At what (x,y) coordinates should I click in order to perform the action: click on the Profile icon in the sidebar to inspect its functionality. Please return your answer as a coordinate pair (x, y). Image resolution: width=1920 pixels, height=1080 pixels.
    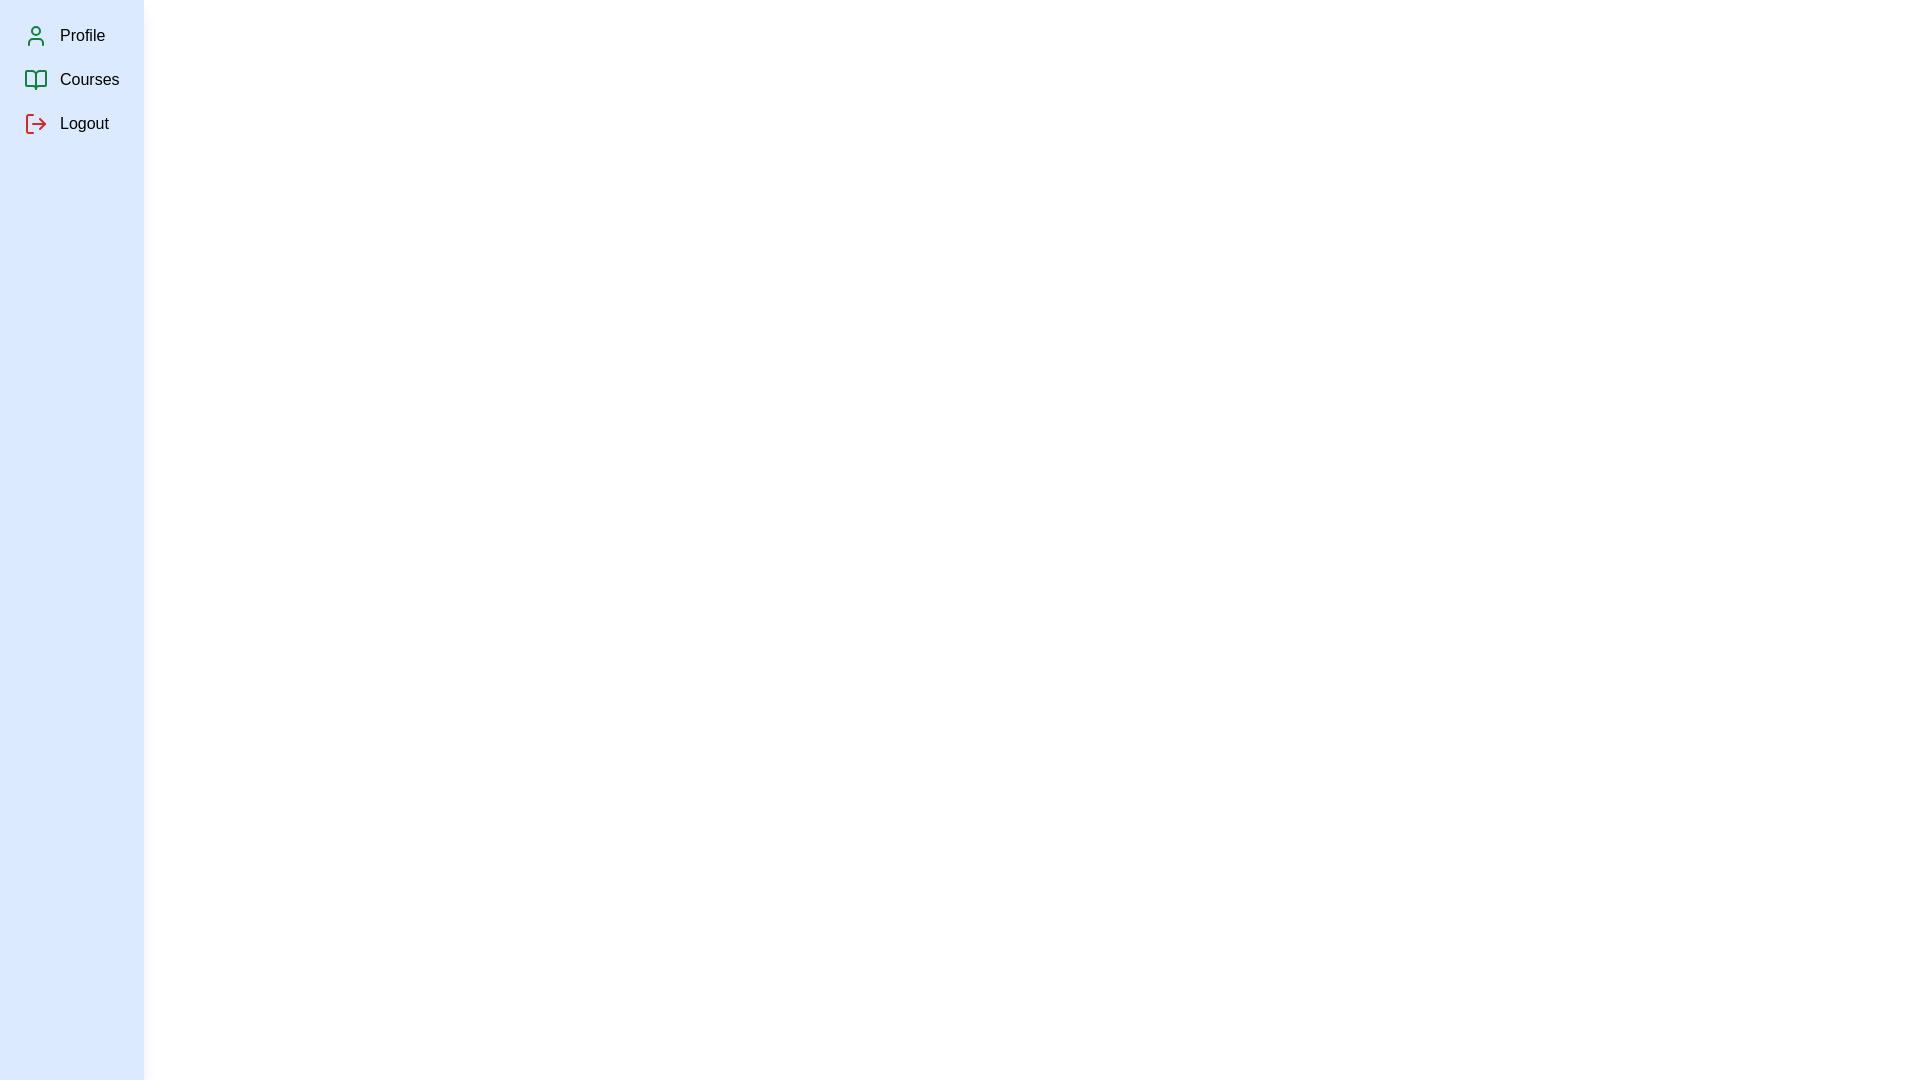
    Looking at the image, I should click on (35, 35).